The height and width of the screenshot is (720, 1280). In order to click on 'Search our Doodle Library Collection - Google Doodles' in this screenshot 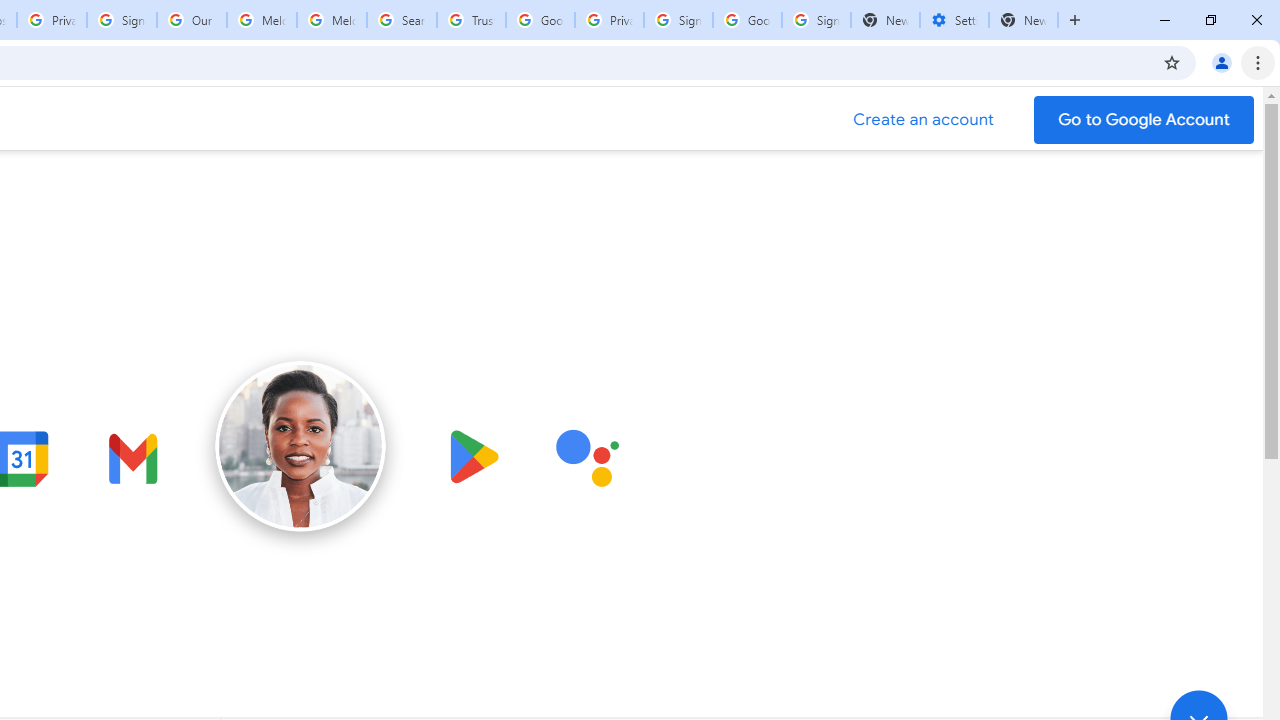, I will do `click(400, 20)`.